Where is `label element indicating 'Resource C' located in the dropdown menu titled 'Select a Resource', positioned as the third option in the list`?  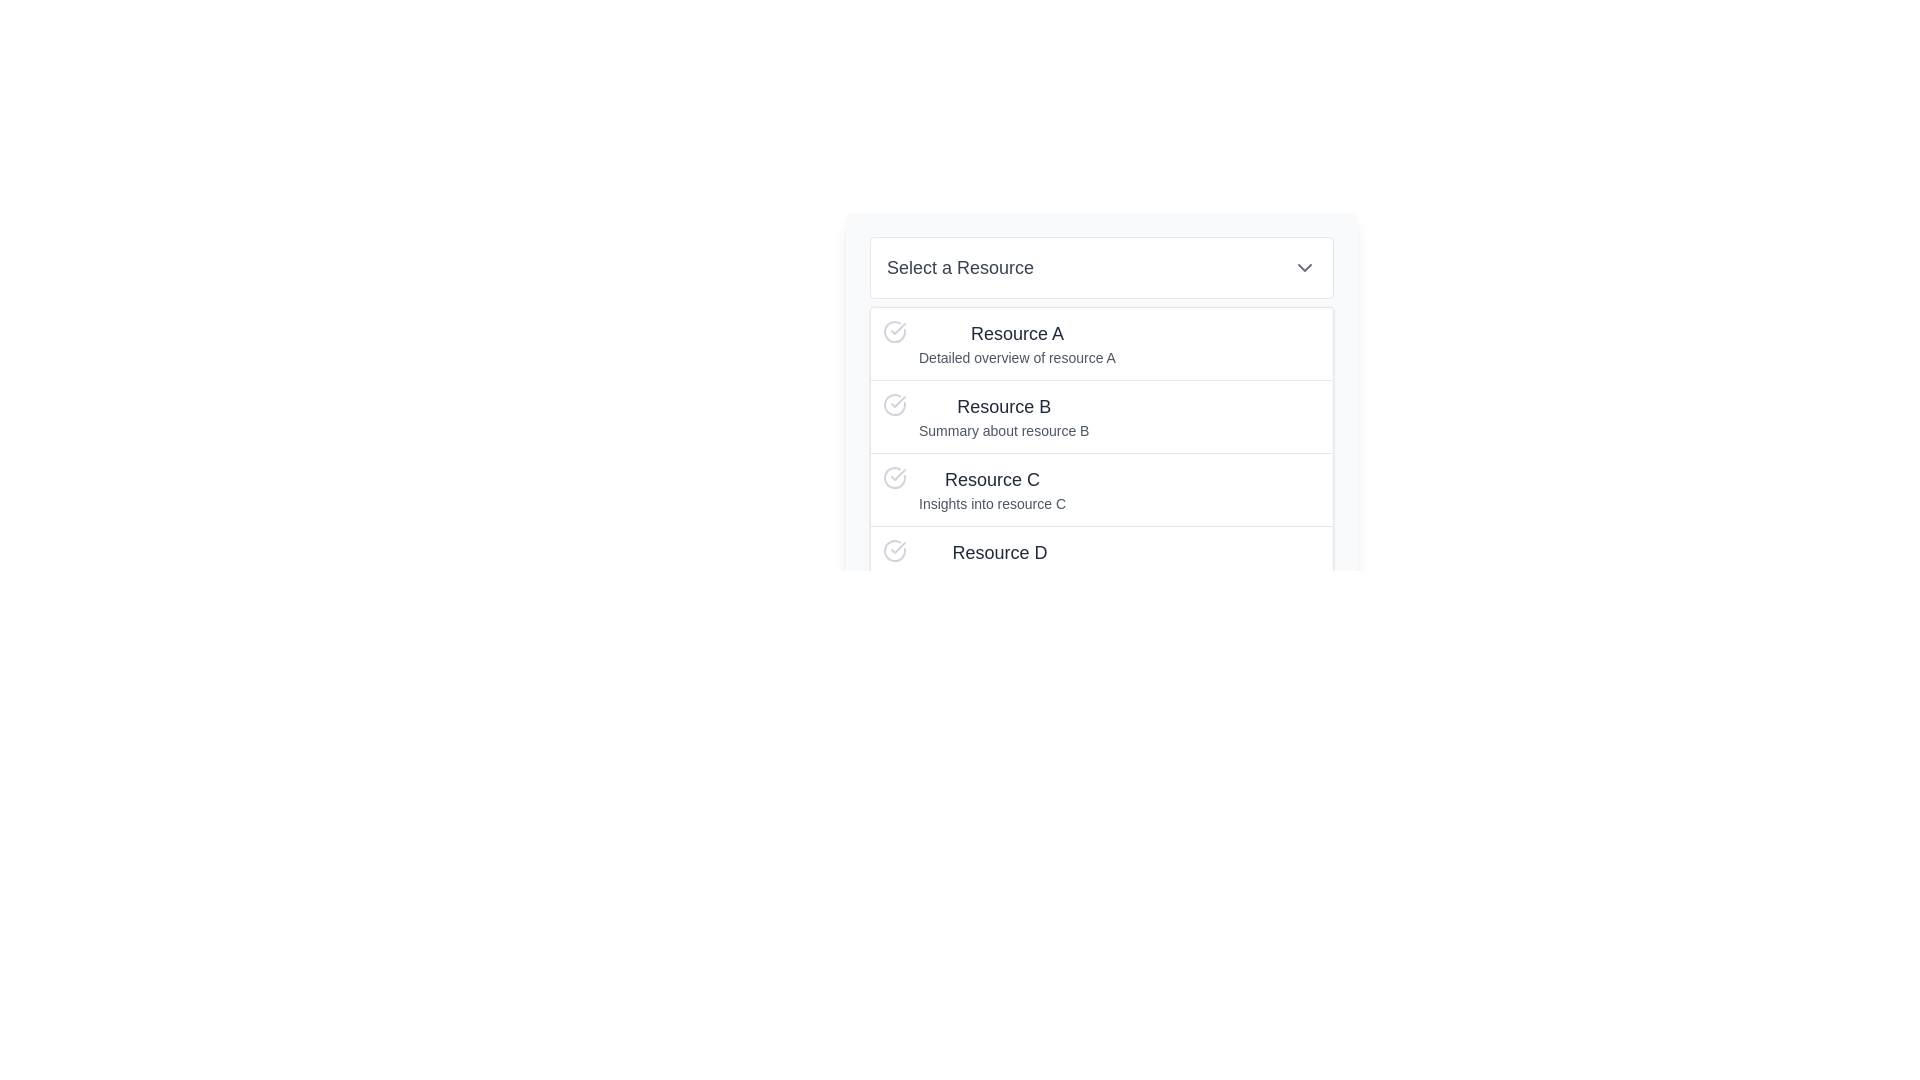
label element indicating 'Resource C' located in the dropdown menu titled 'Select a Resource', positioned as the third option in the list is located at coordinates (992, 479).